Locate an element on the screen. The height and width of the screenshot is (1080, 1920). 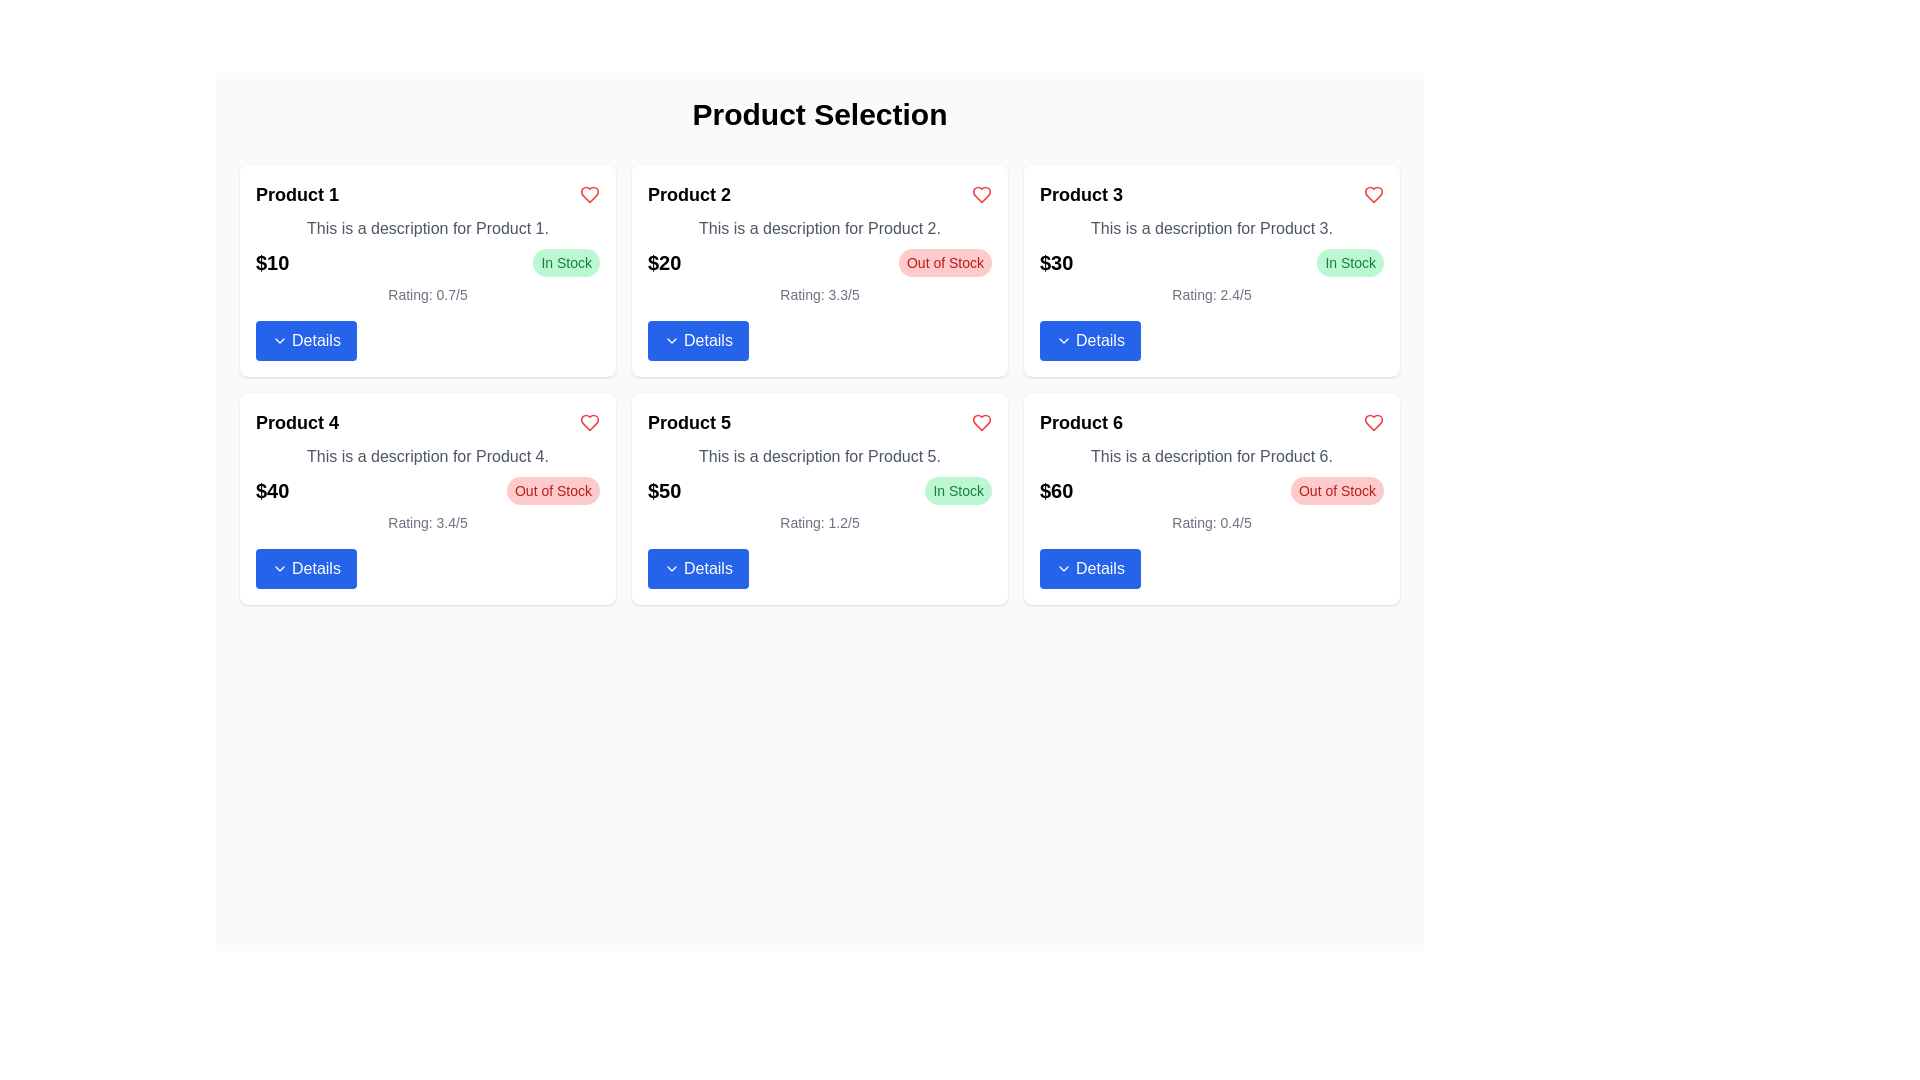
the blue rectangular button labeled 'Details' with an arrow icon on the left, located in the bottom section of the 'Product 4' card to trigger the hover effect is located at coordinates (305, 569).